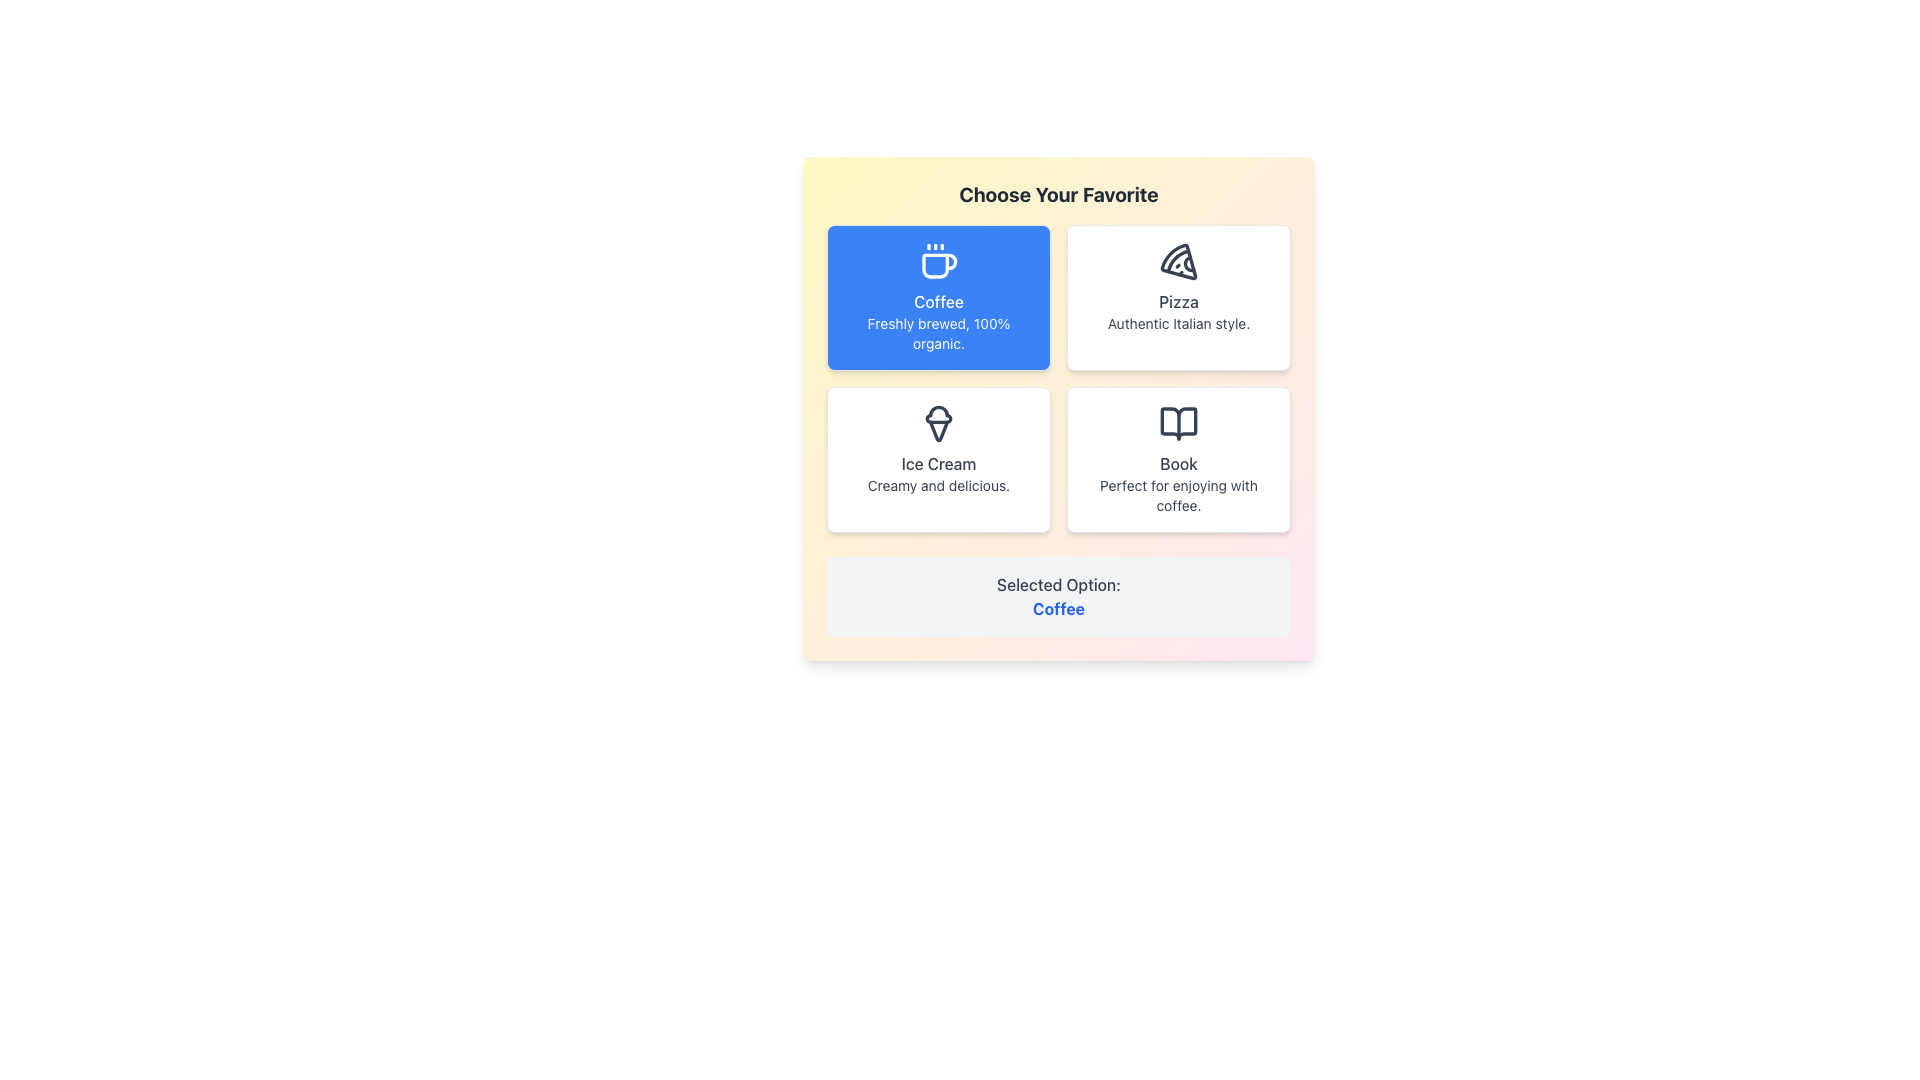 The height and width of the screenshot is (1080, 1920). Describe the element at coordinates (938, 333) in the screenshot. I see `the descriptive text label providing details about the 'Coffee' card option, located at the bottom section of the 'Coffee' card` at that location.